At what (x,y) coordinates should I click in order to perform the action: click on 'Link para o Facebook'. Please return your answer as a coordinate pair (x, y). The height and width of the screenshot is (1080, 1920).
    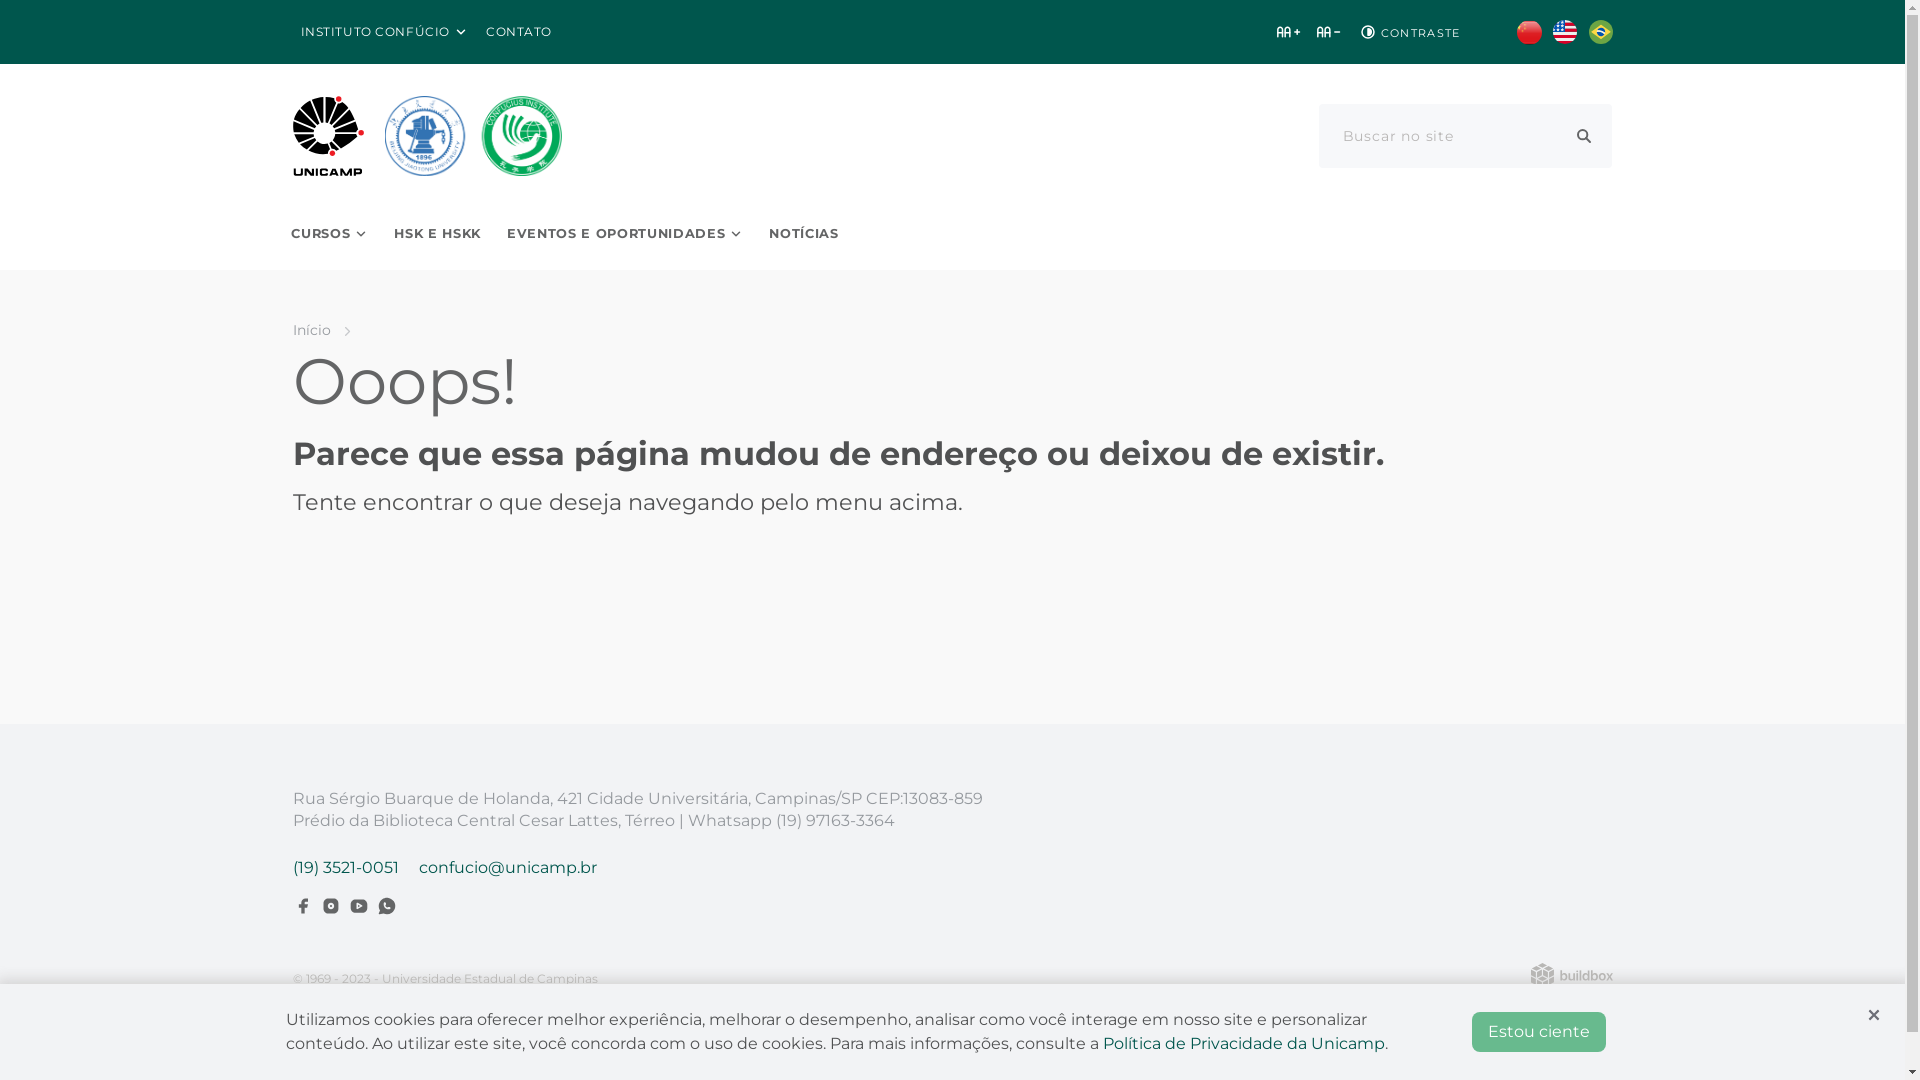
    Looking at the image, I should click on (301, 906).